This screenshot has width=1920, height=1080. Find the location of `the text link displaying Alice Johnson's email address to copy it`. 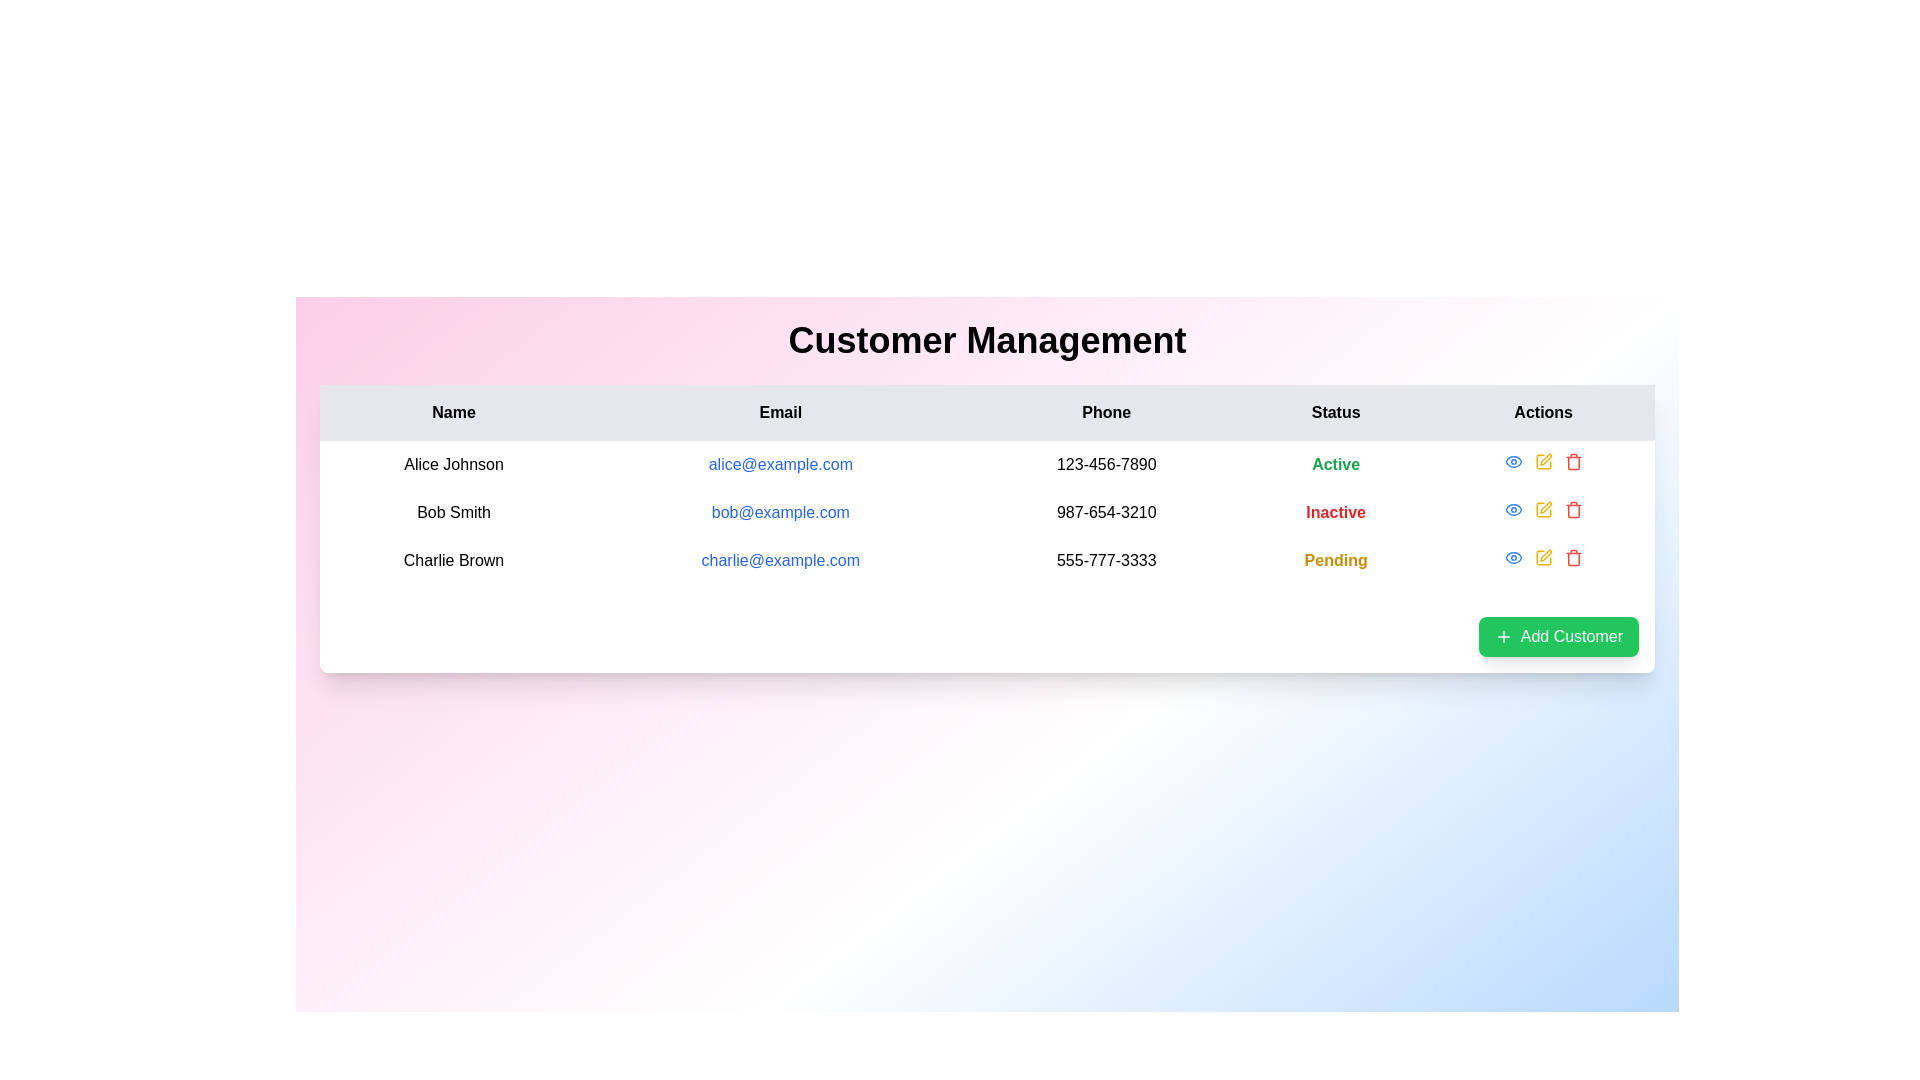

the text link displaying Alice Johnson's email address to copy it is located at coordinates (779, 465).